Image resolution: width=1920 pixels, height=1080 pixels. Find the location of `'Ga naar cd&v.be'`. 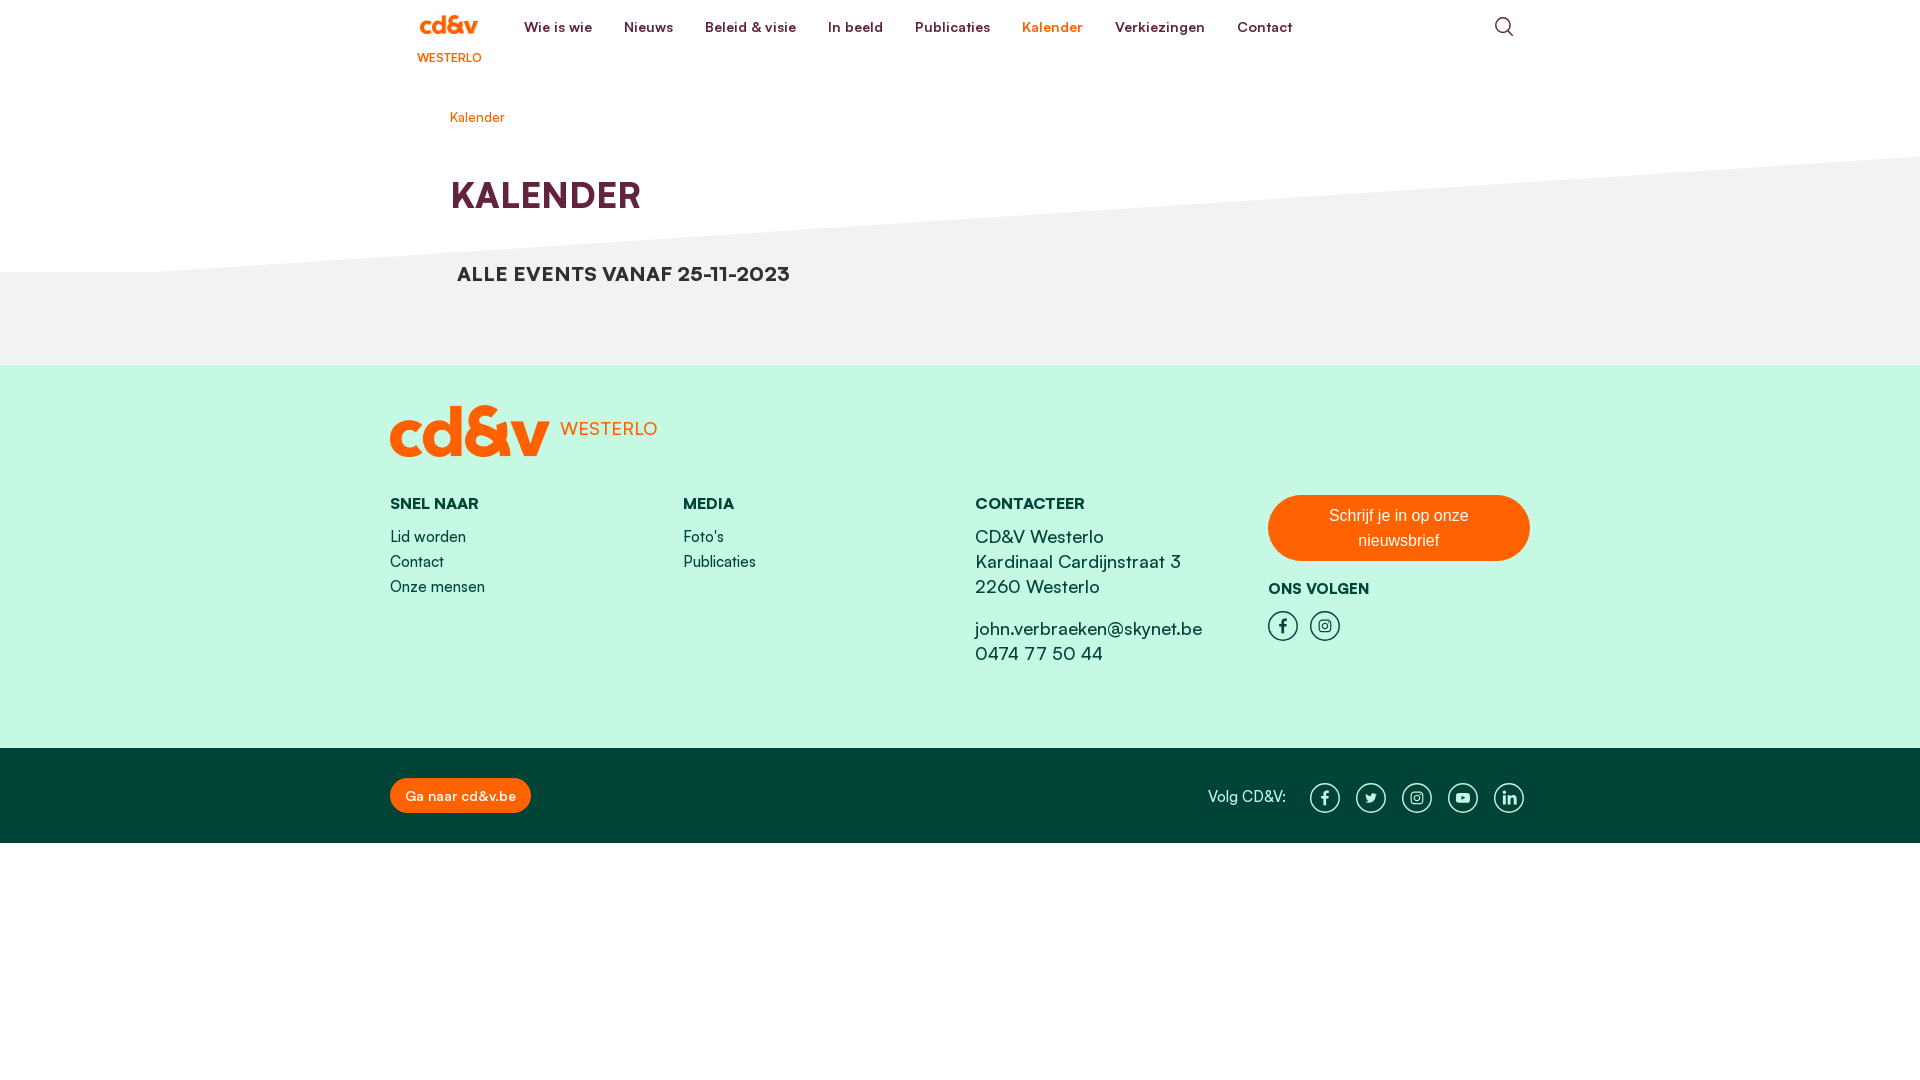

'Ga naar cd&v.be' is located at coordinates (459, 794).